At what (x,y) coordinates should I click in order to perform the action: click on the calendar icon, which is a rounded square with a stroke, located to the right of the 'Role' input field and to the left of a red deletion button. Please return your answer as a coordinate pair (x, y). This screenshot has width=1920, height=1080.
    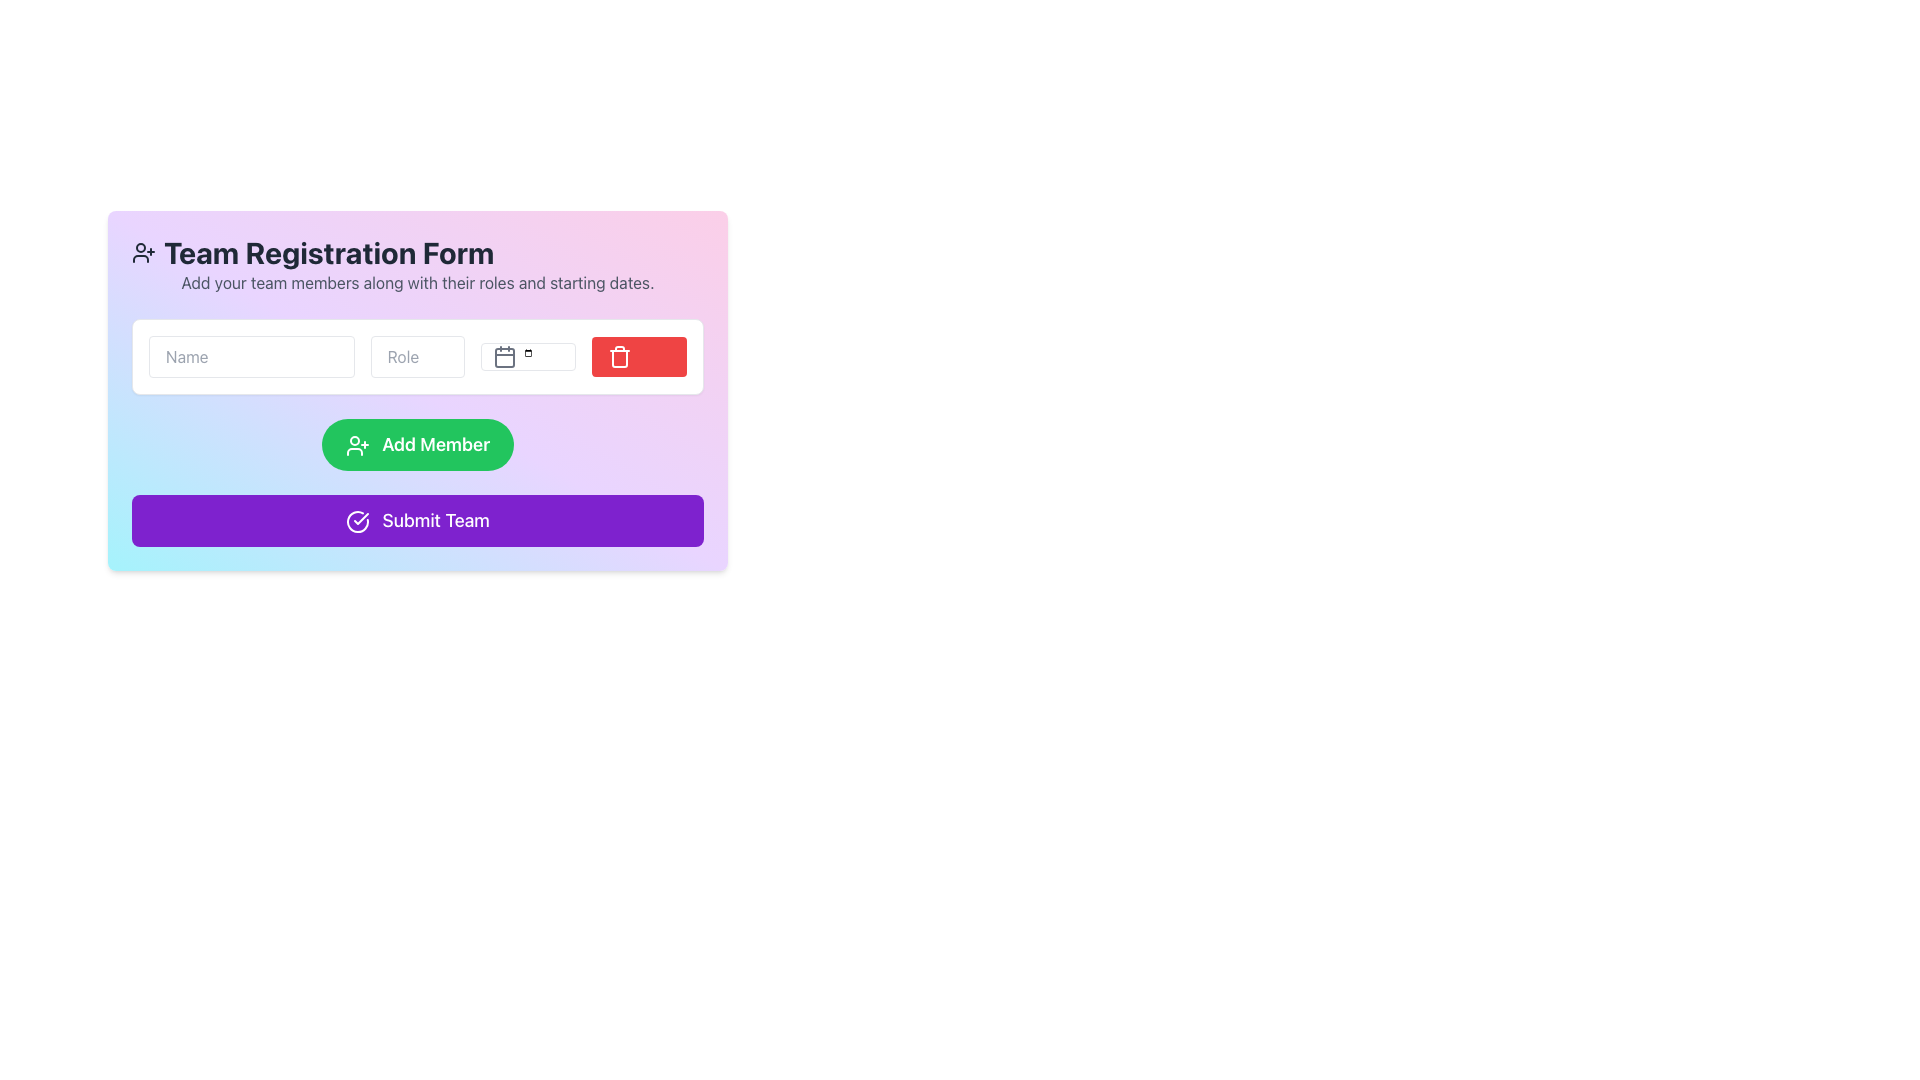
    Looking at the image, I should click on (505, 357).